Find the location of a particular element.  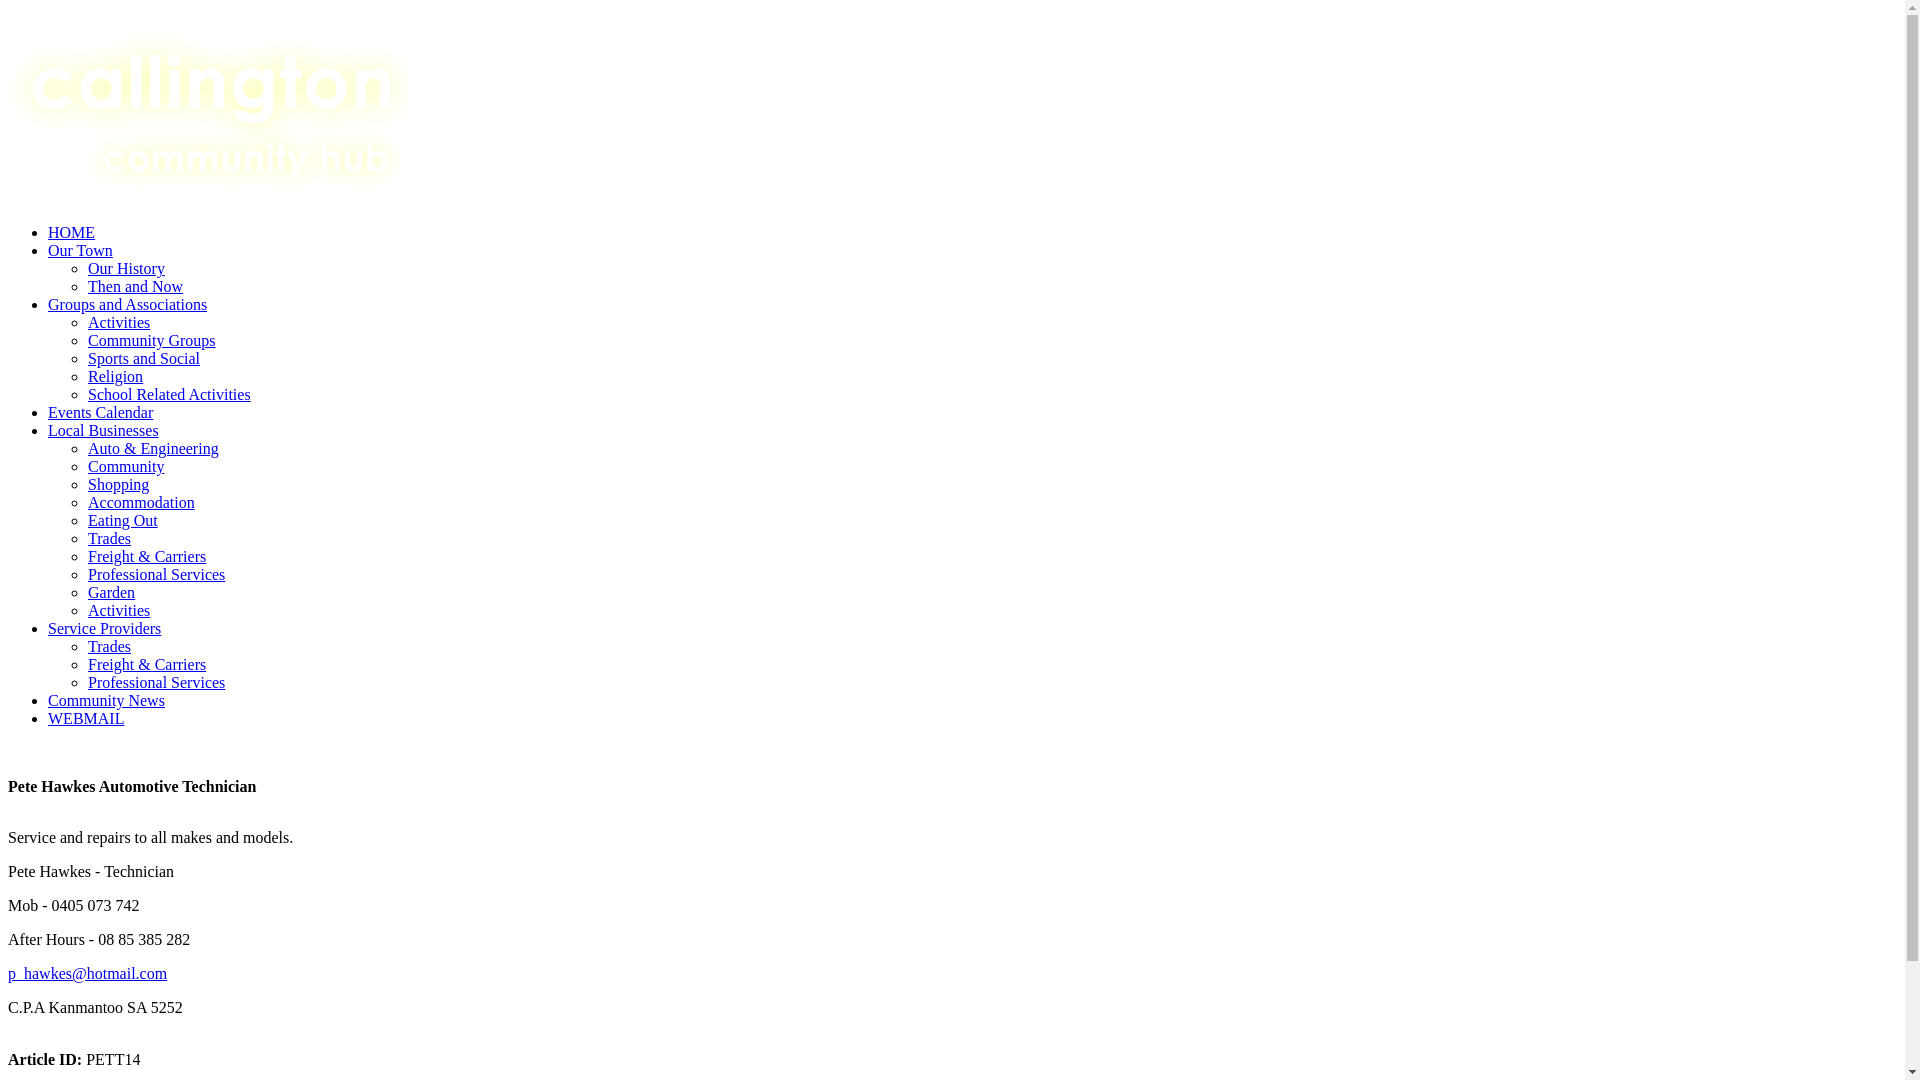

'Activities' is located at coordinates (86, 609).